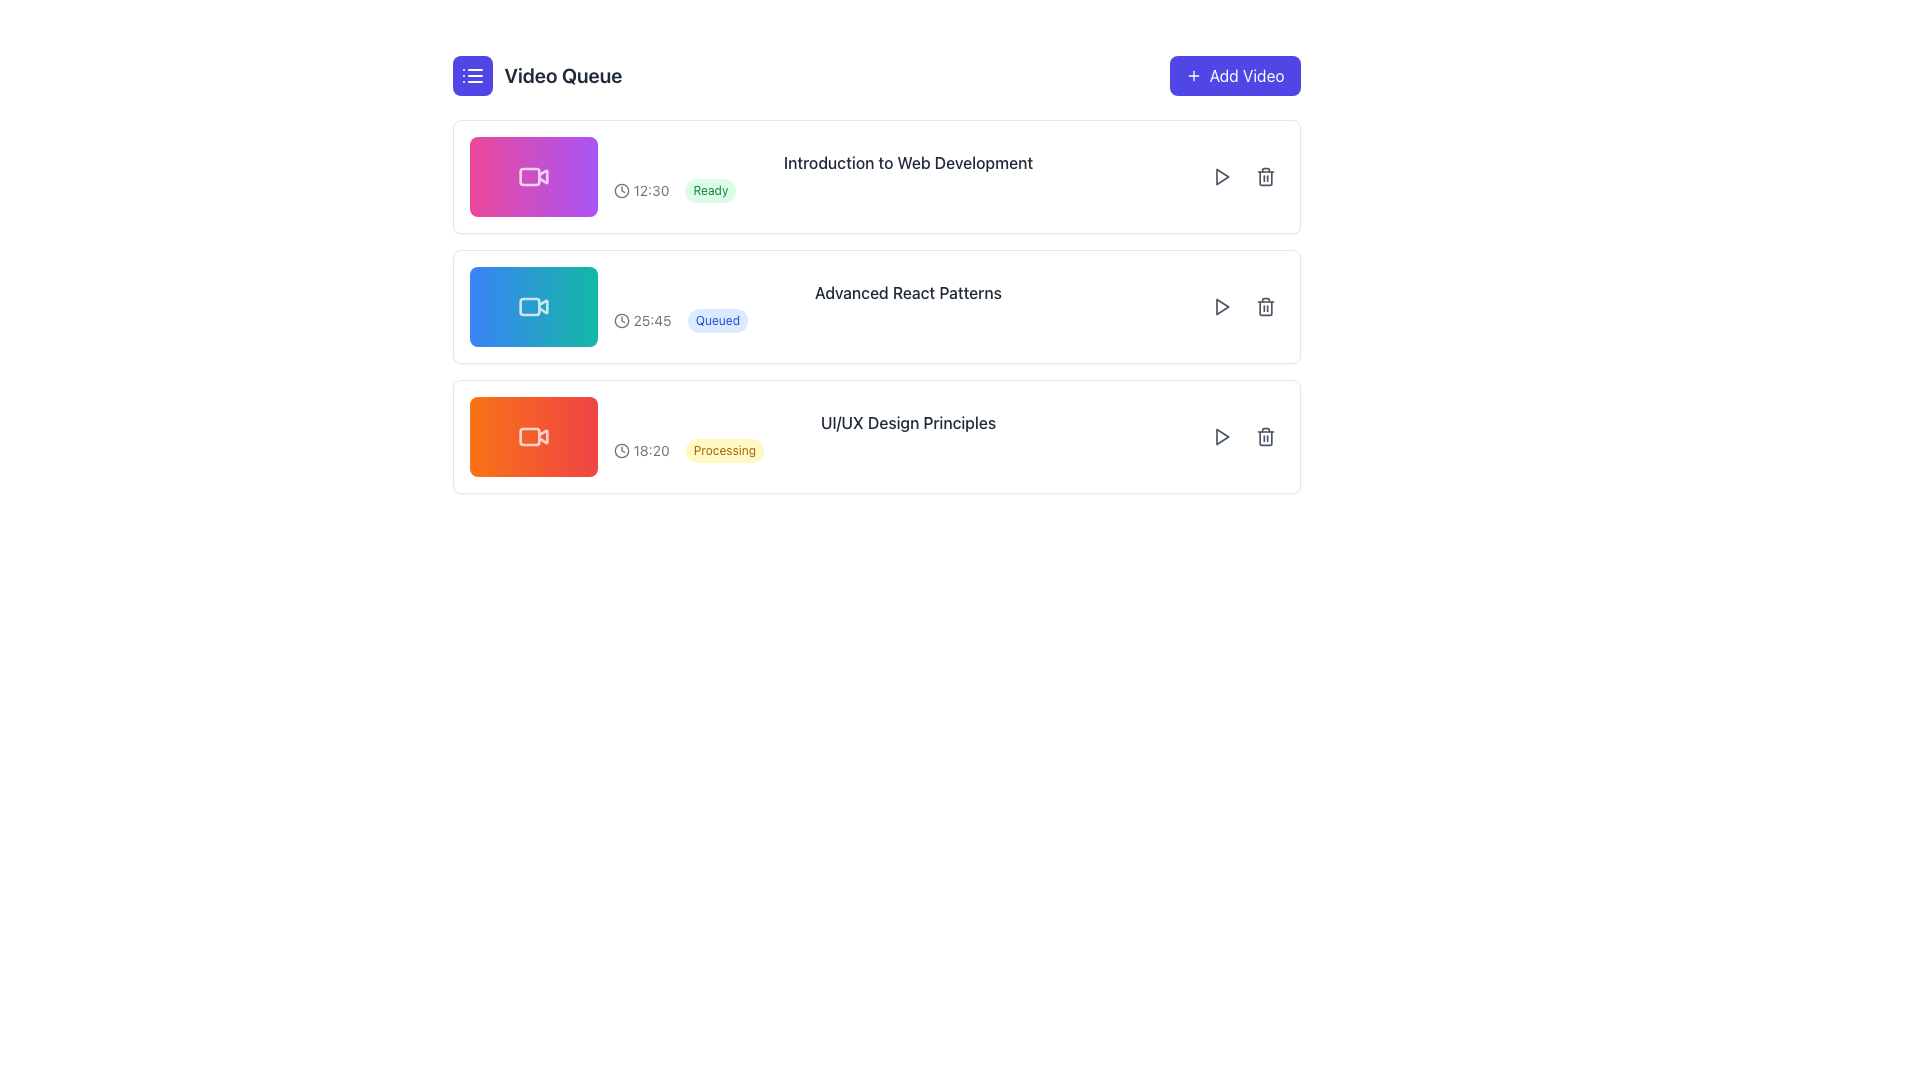  What do you see at coordinates (1220, 176) in the screenshot?
I see `the play button for the video titled 'Introduction to Web Development', which is located to the far right of its row, between a status indicator and a delete icon` at bounding box center [1220, 176].